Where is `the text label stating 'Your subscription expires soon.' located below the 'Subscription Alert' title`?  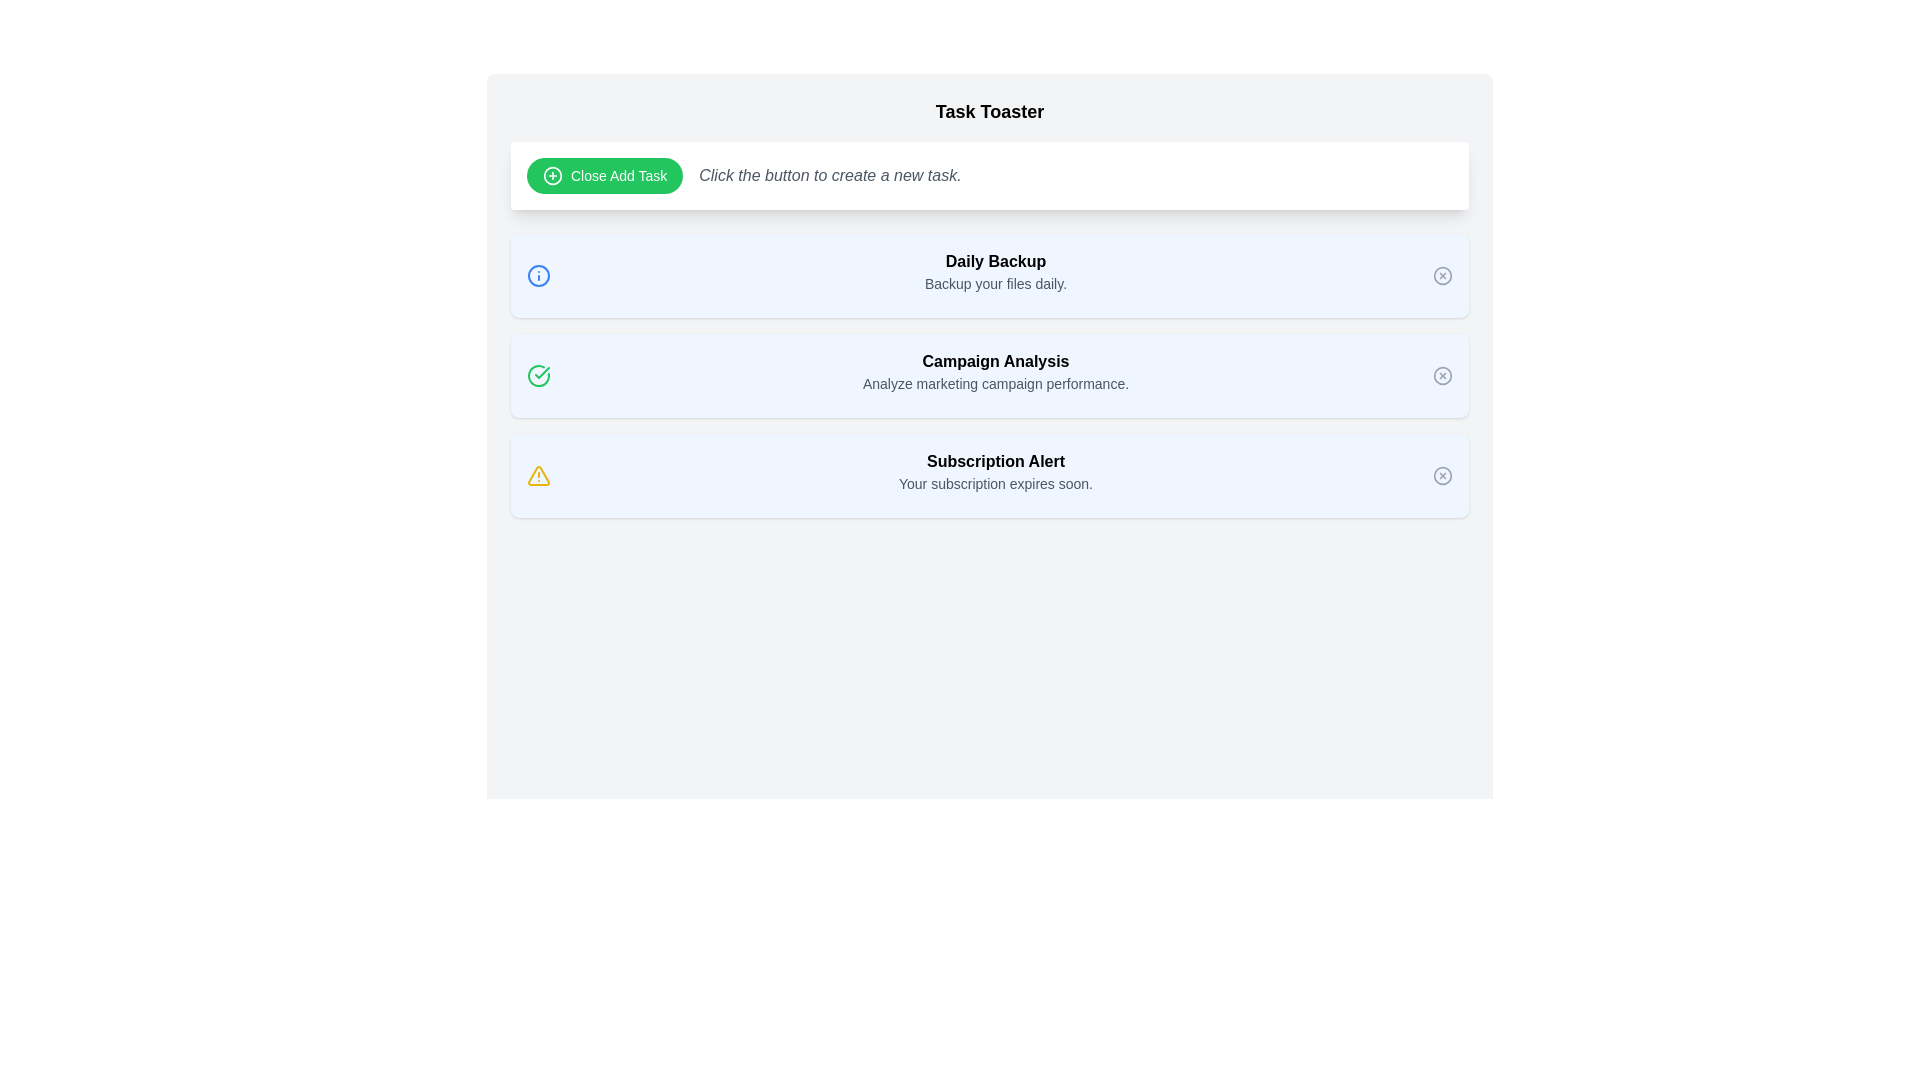
the text label stating 'Your subscription expires soon.' located below the 'Subscription Alert' title is located at coordinates (996, 483).